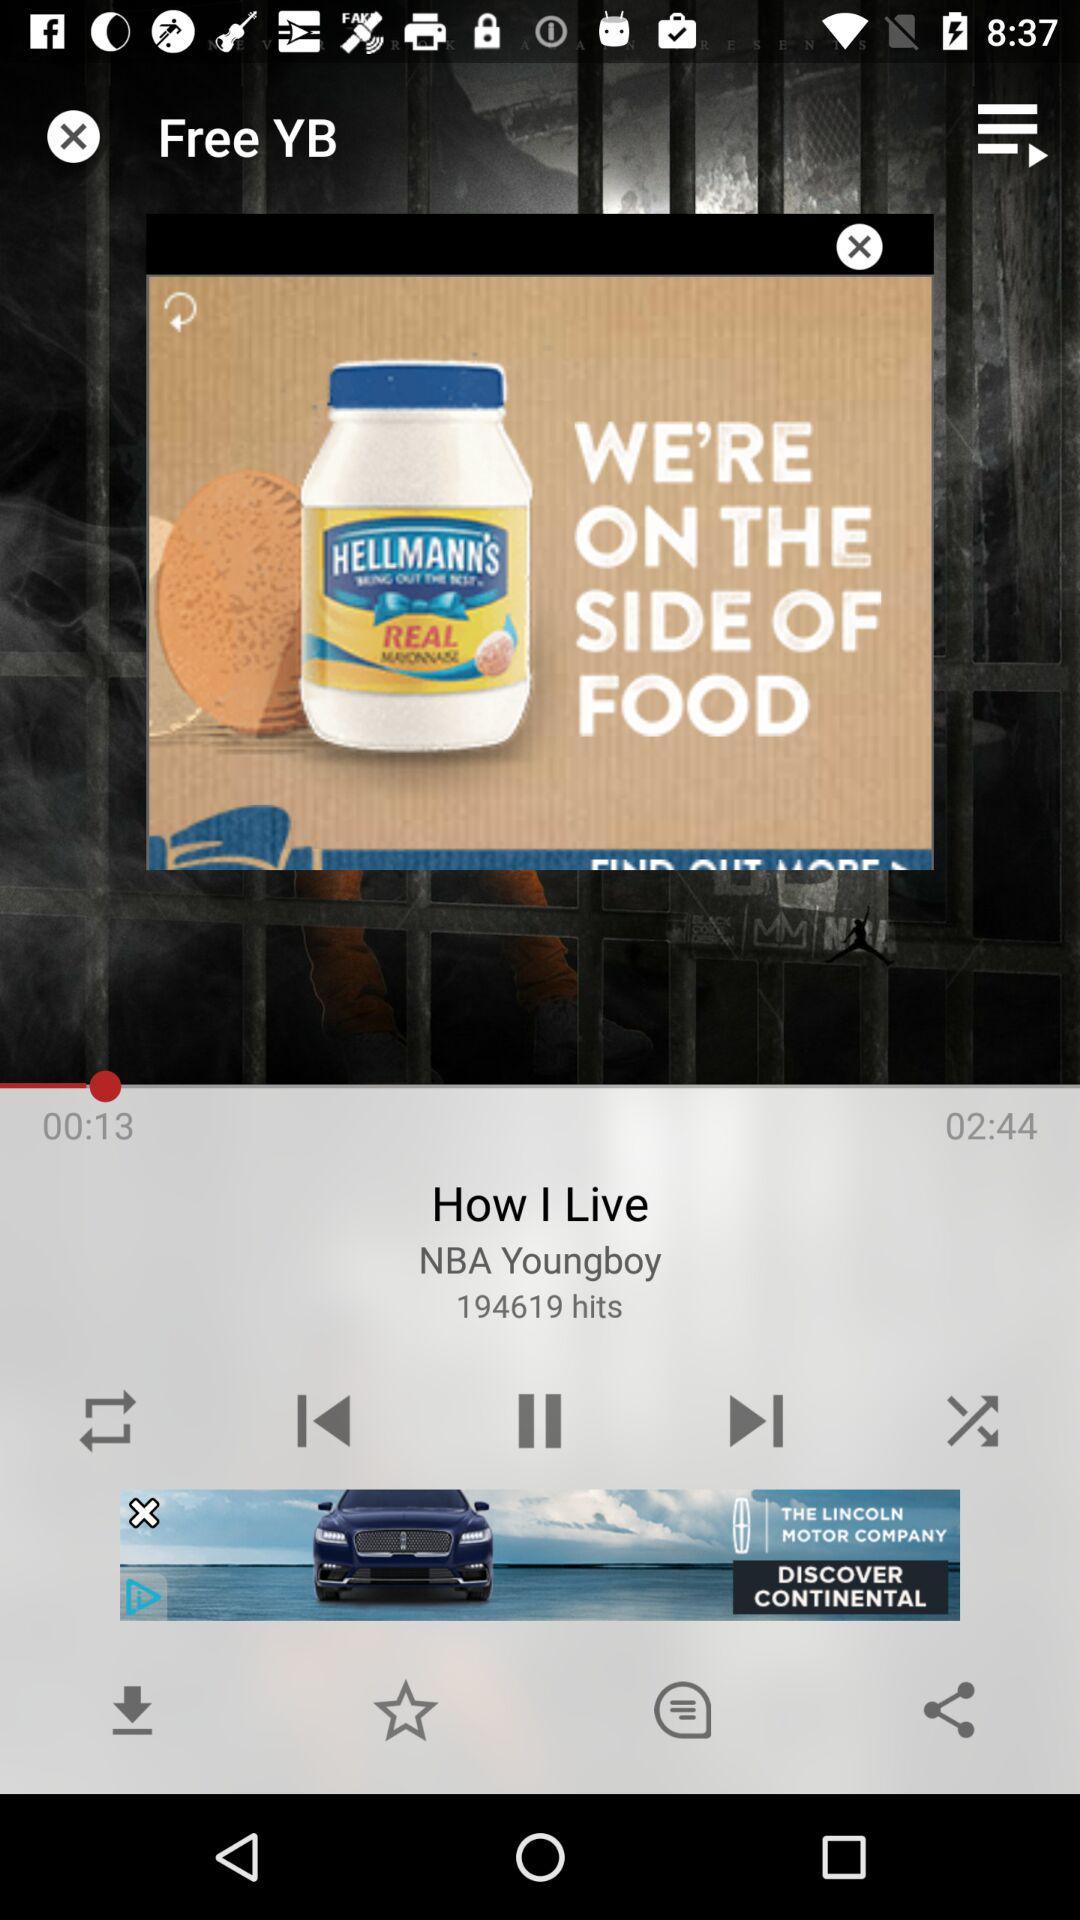  What do you see at coordinates (108, 1420) in the screenshot?
I see `the repeat icon` at bounding box center [108, 1420].